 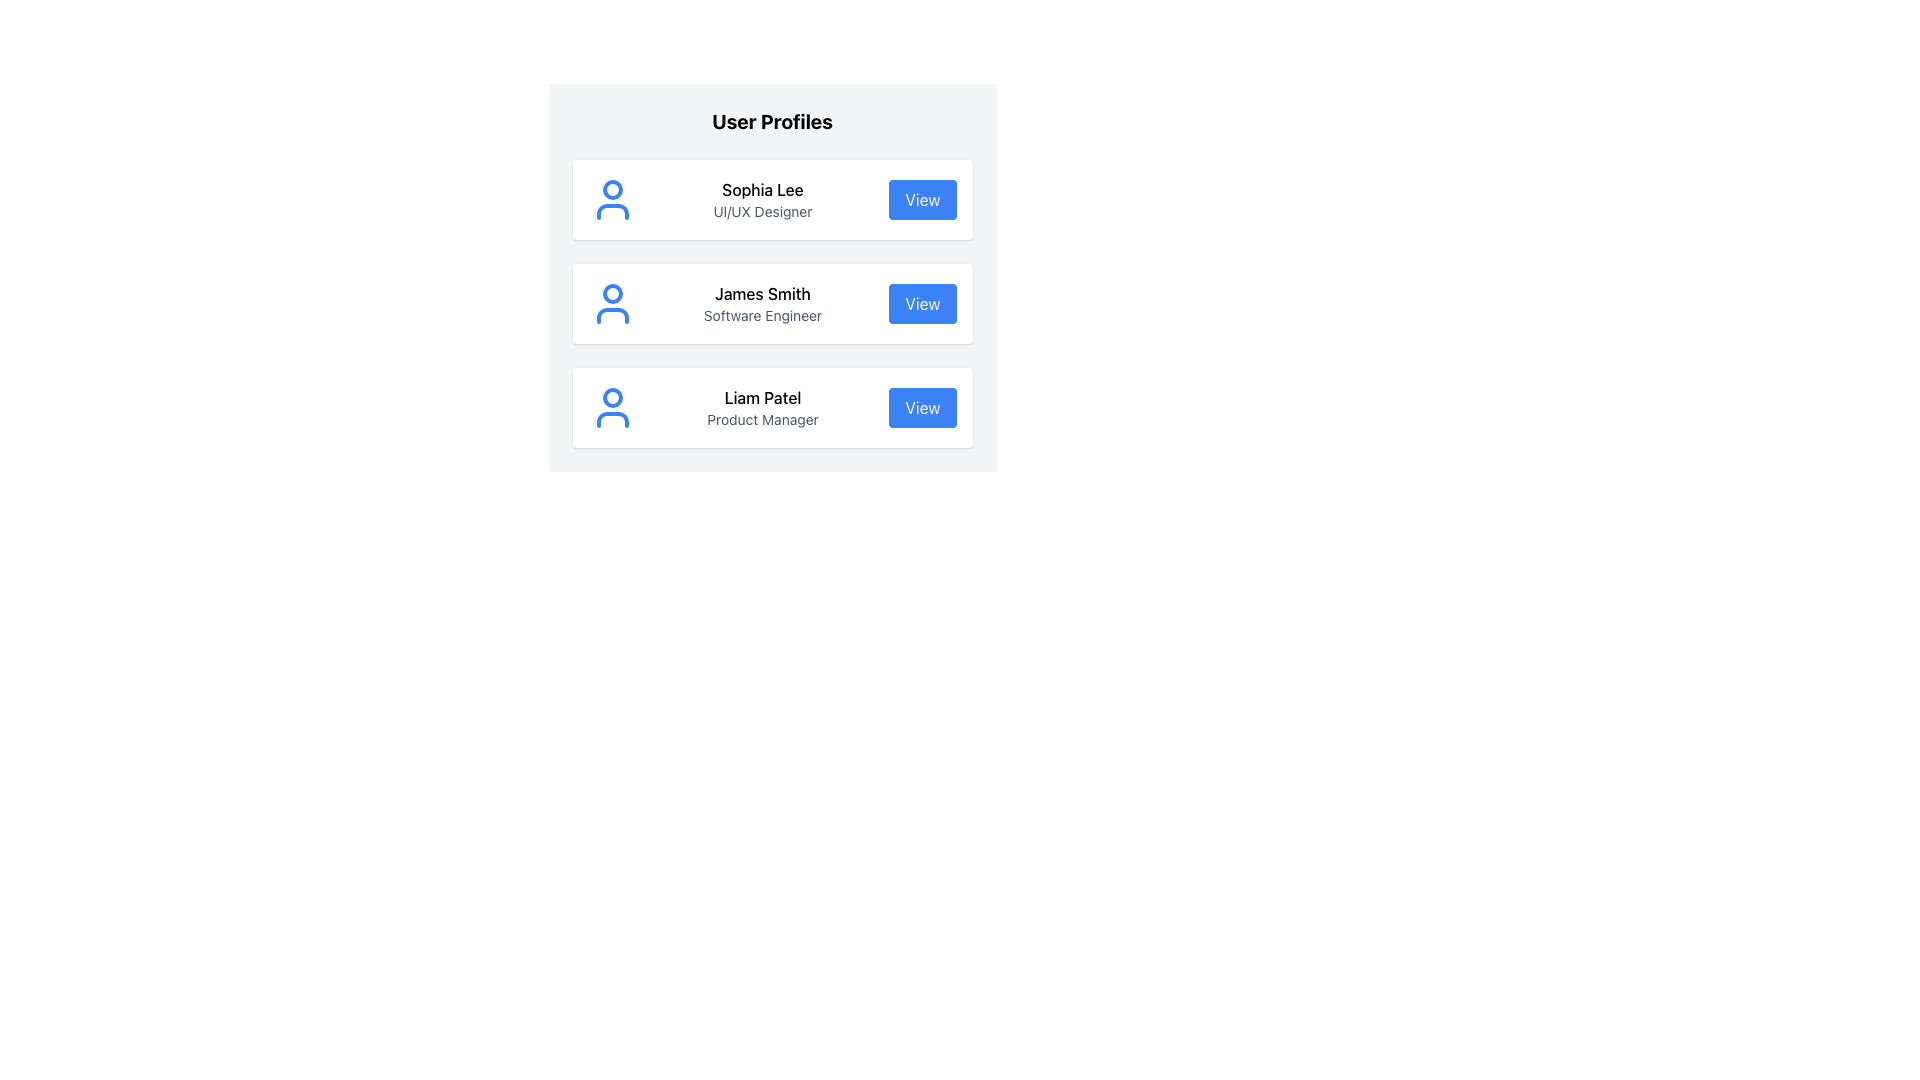 I want to click on the profile image icon representing user 'James Smith' located at the top-left corner of the second user profile card, so click(x=611, y=304).